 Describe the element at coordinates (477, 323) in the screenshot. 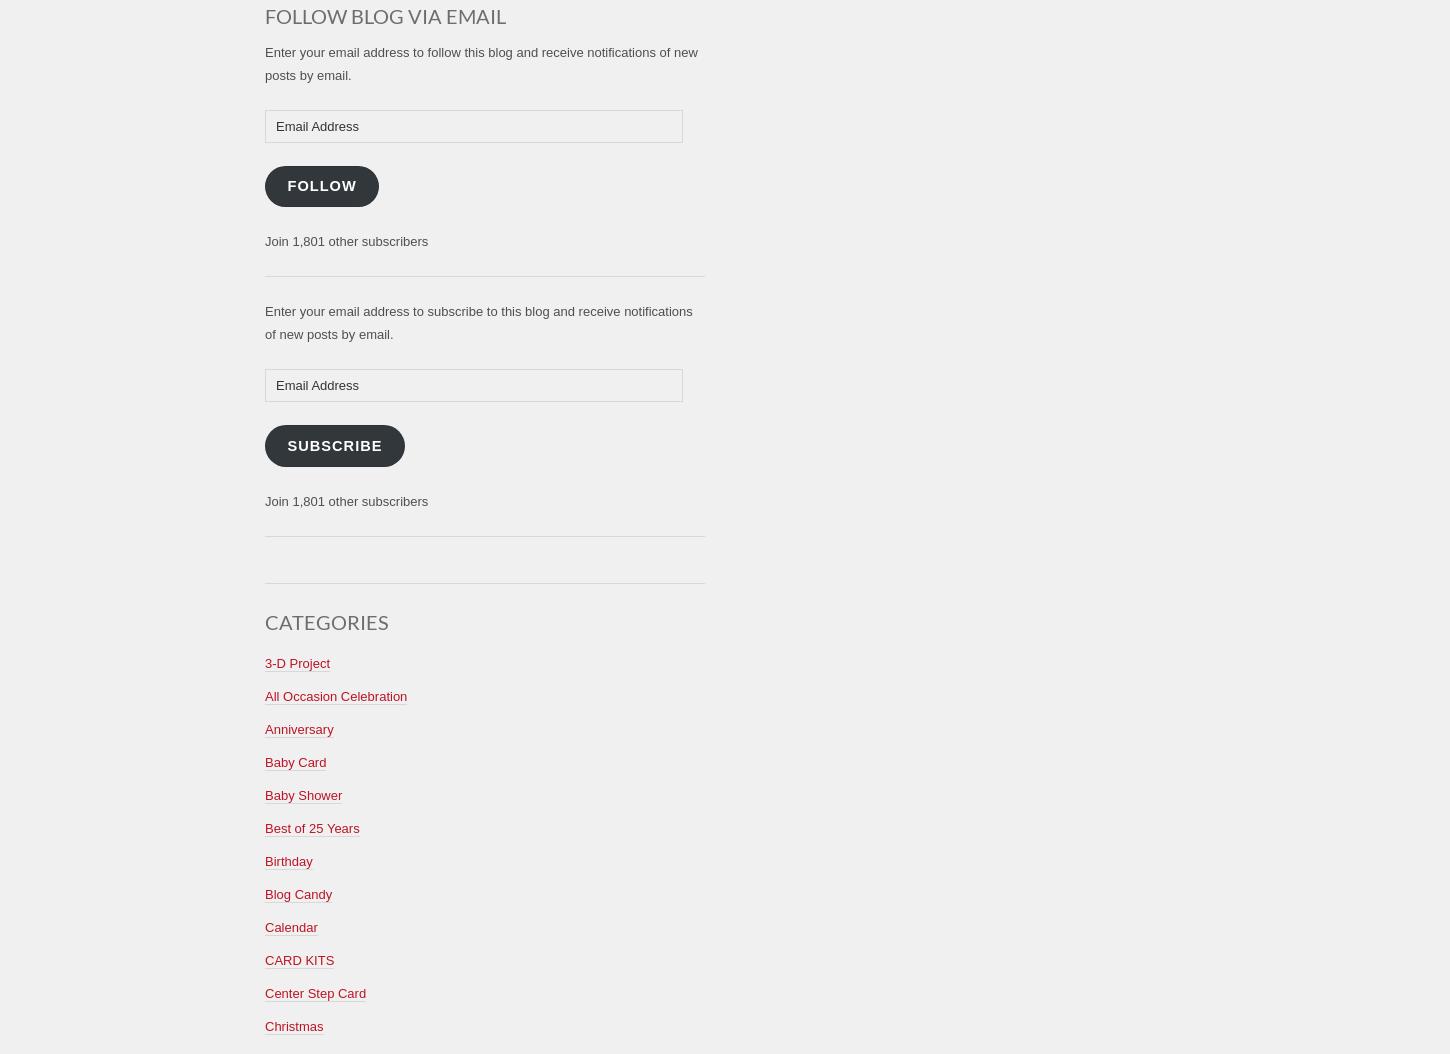

I see `'Enter your email address to subscribe to this blog and receive notifications of new posts by email.'` at that location.